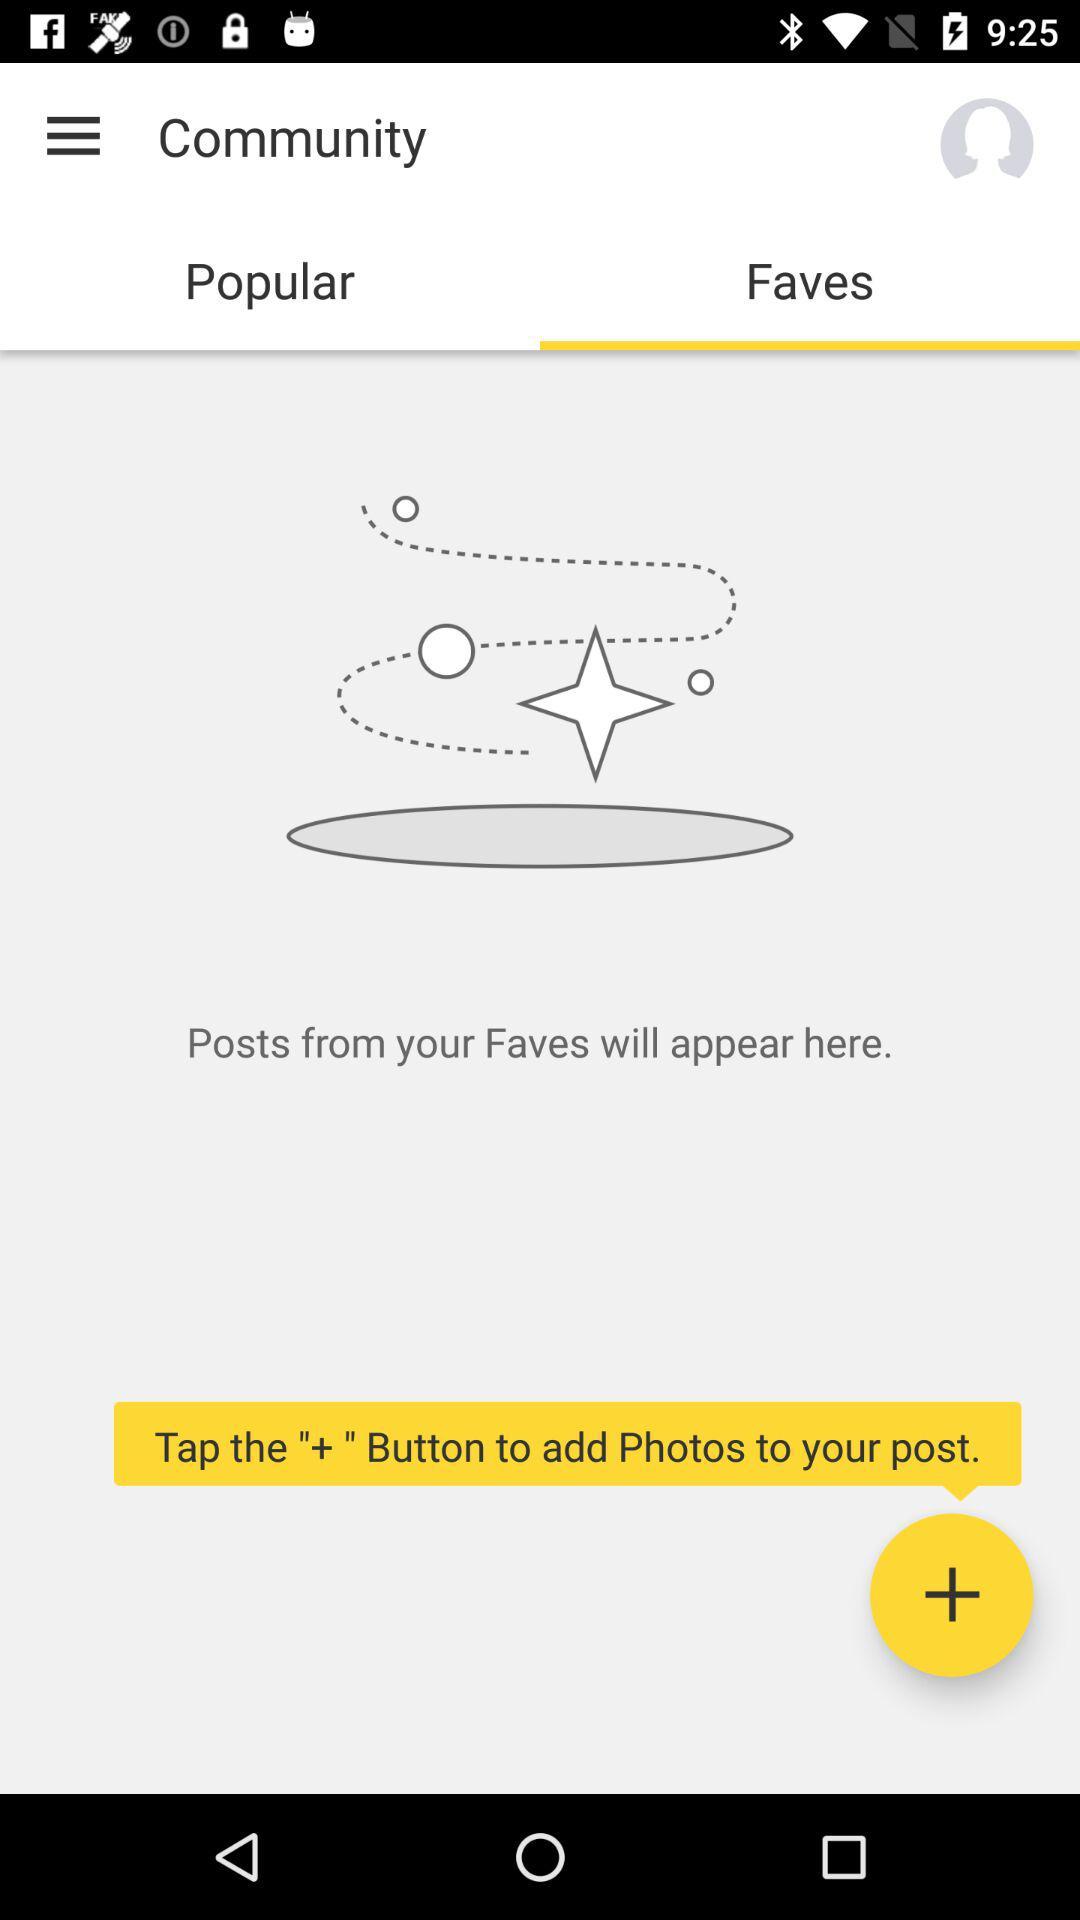 The image size is (1080, 1920). Describe the element at coordinates (950, 1594) in the screenshot. I see `icon at the bottom right corner` at that location.